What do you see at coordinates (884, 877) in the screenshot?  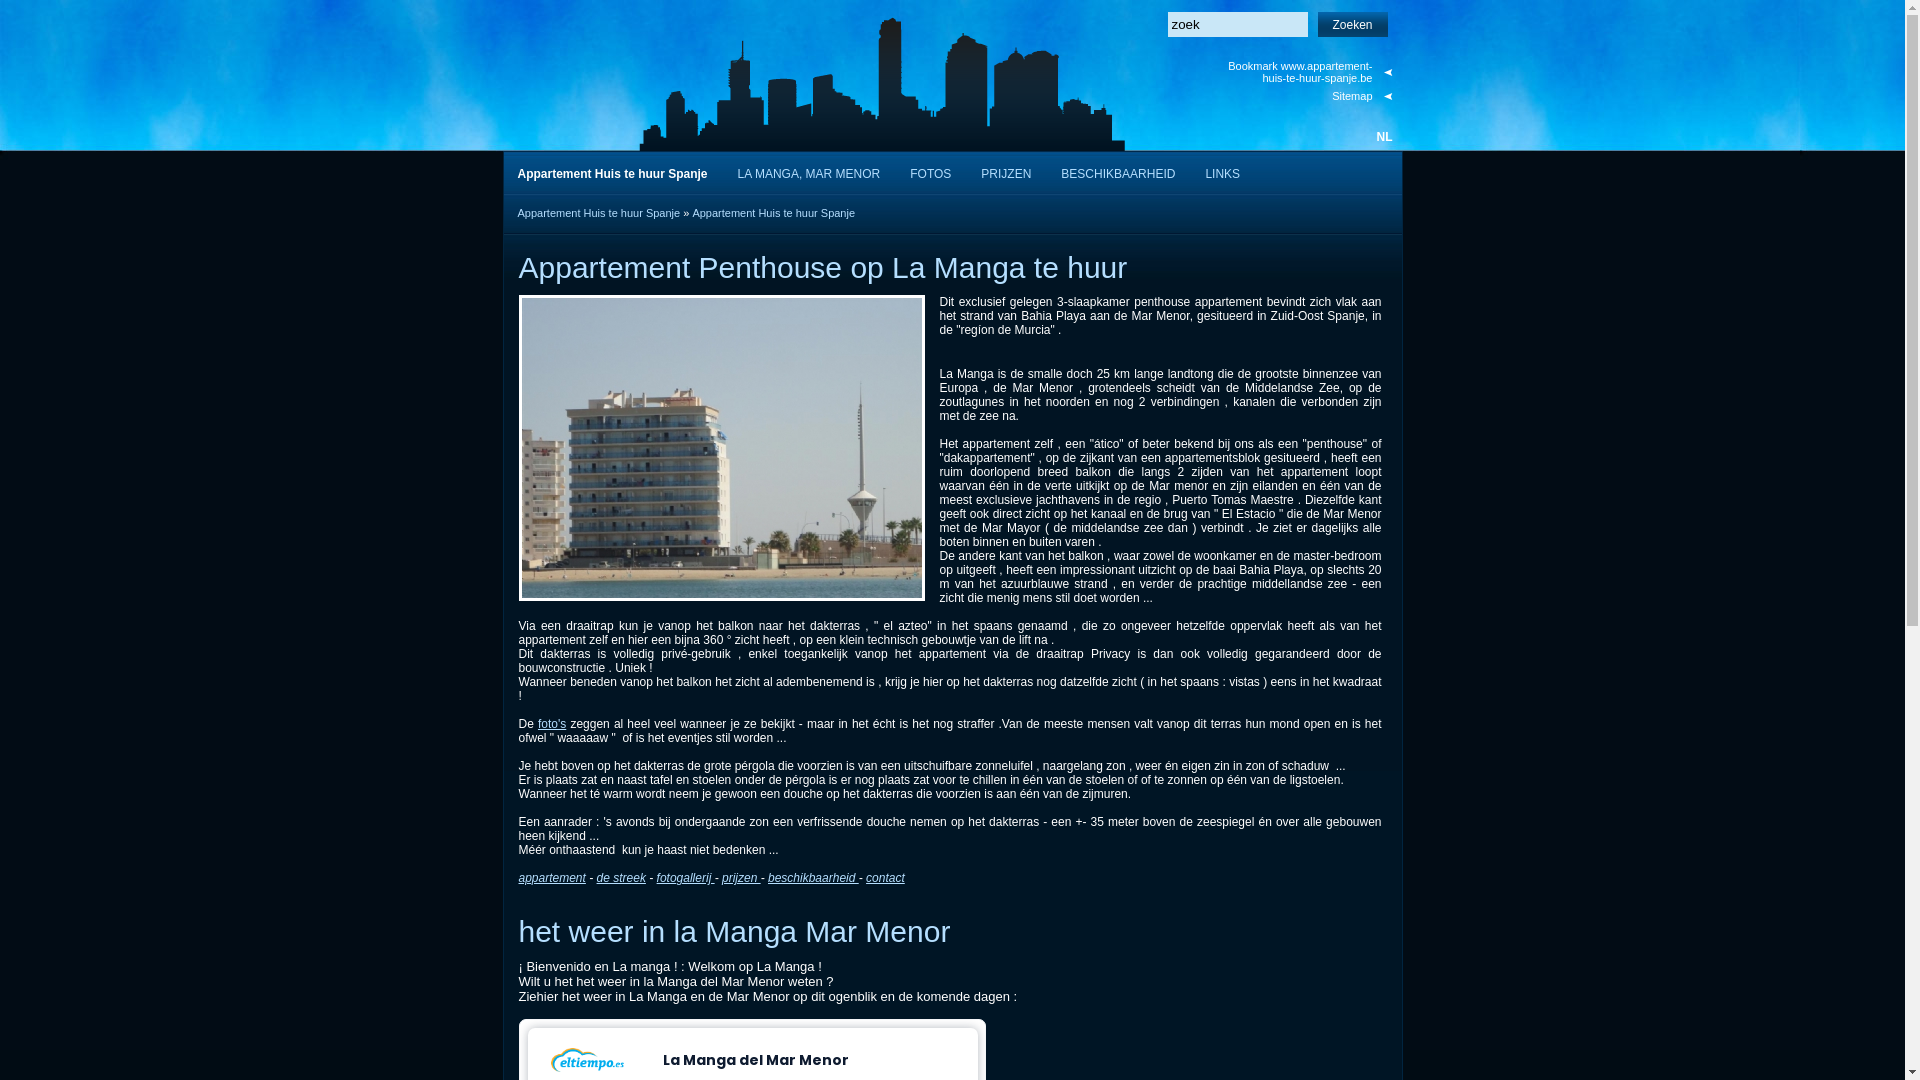 I see `'contact'` at bounding box center [884, 877].